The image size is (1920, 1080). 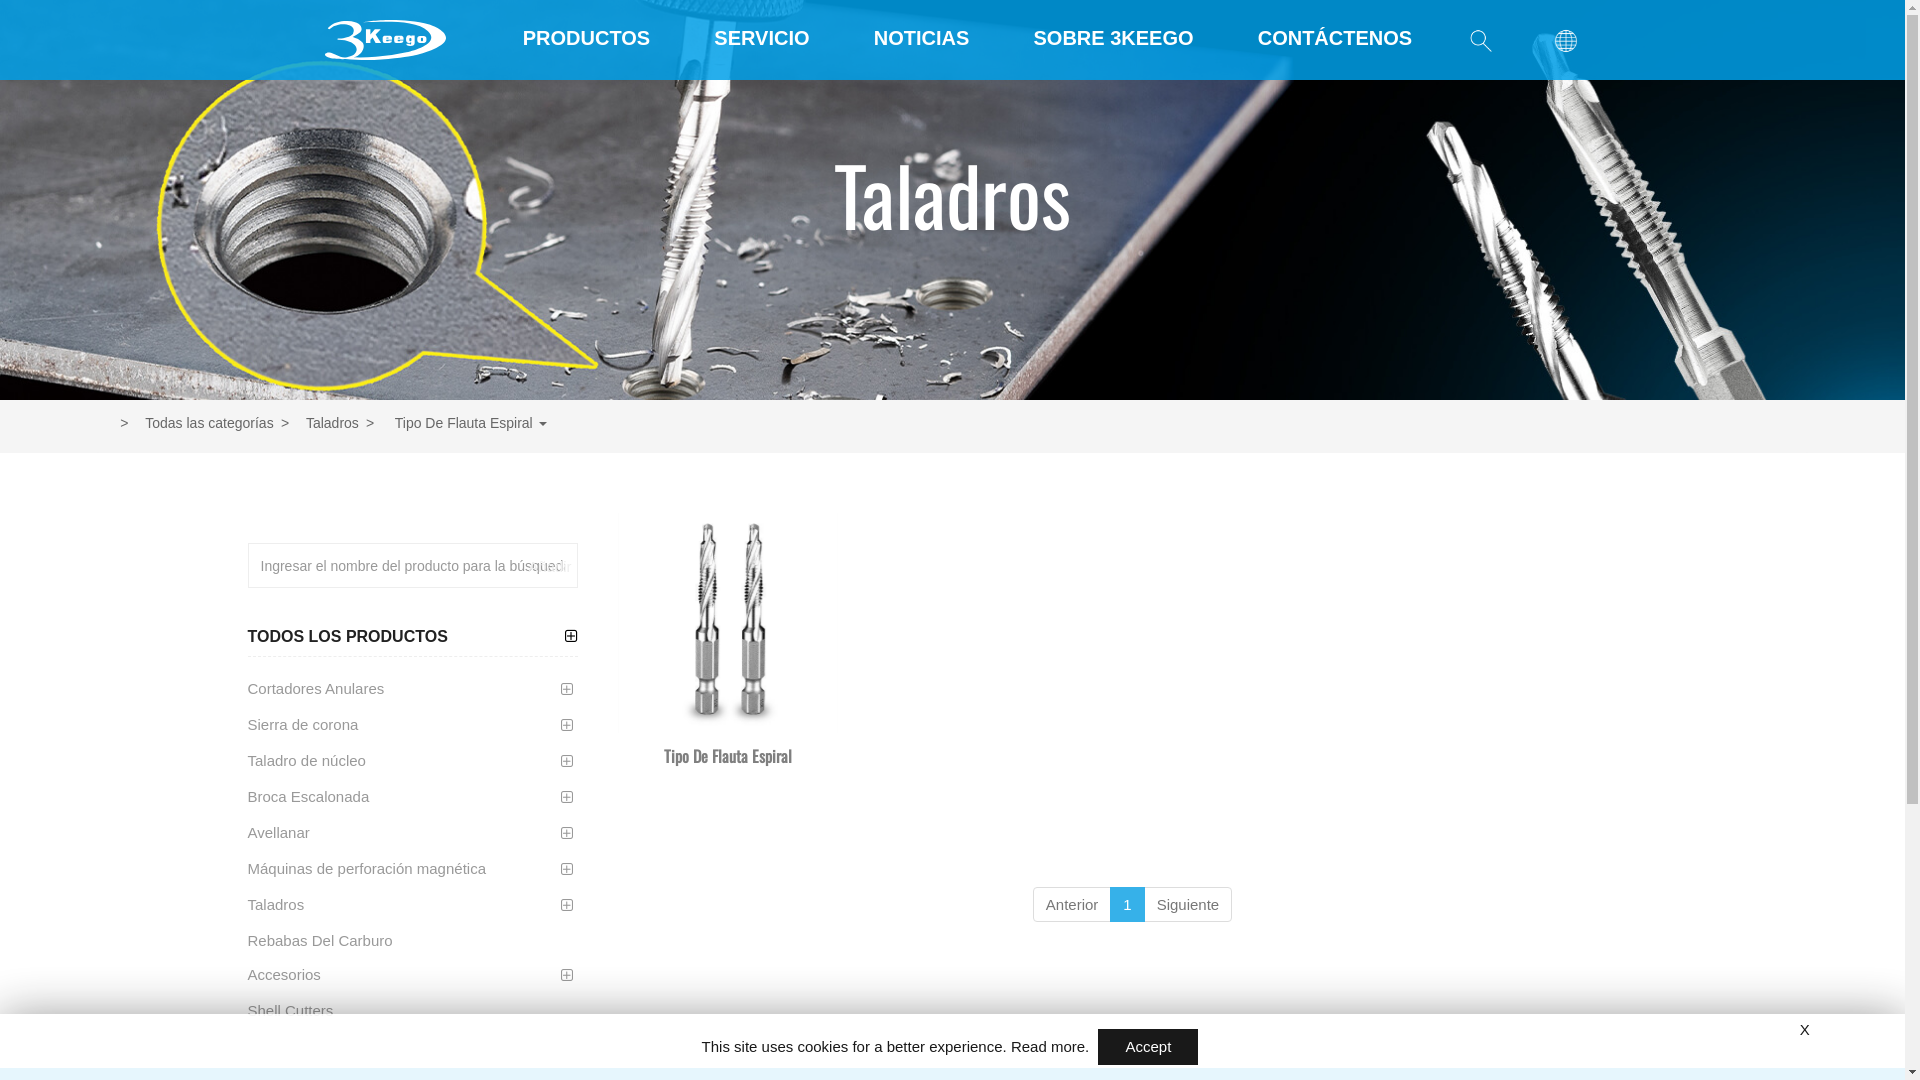 I want to click on 'SOBRE 3KEEGO', so click(x=1112, y=38).